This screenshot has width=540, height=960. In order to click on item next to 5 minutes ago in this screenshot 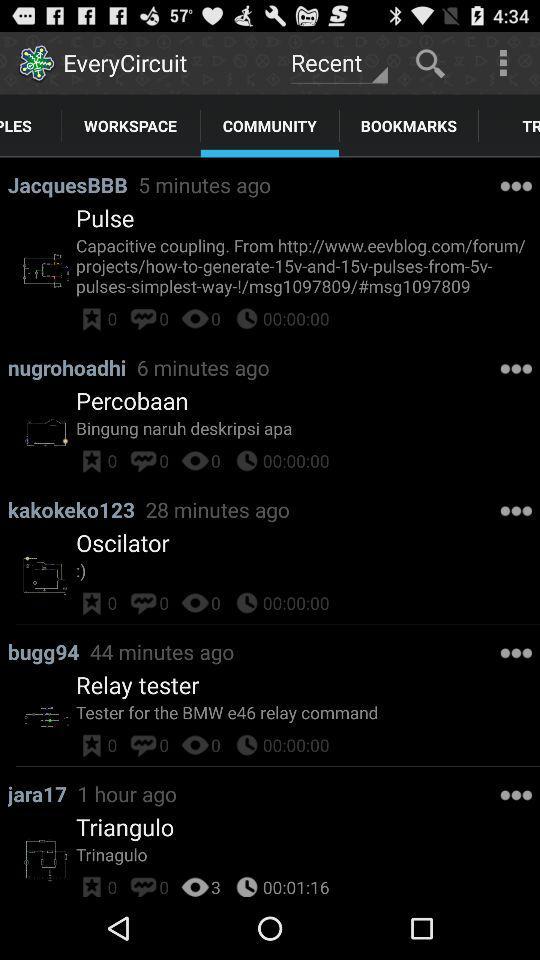, I will do `click(105, 218)`.